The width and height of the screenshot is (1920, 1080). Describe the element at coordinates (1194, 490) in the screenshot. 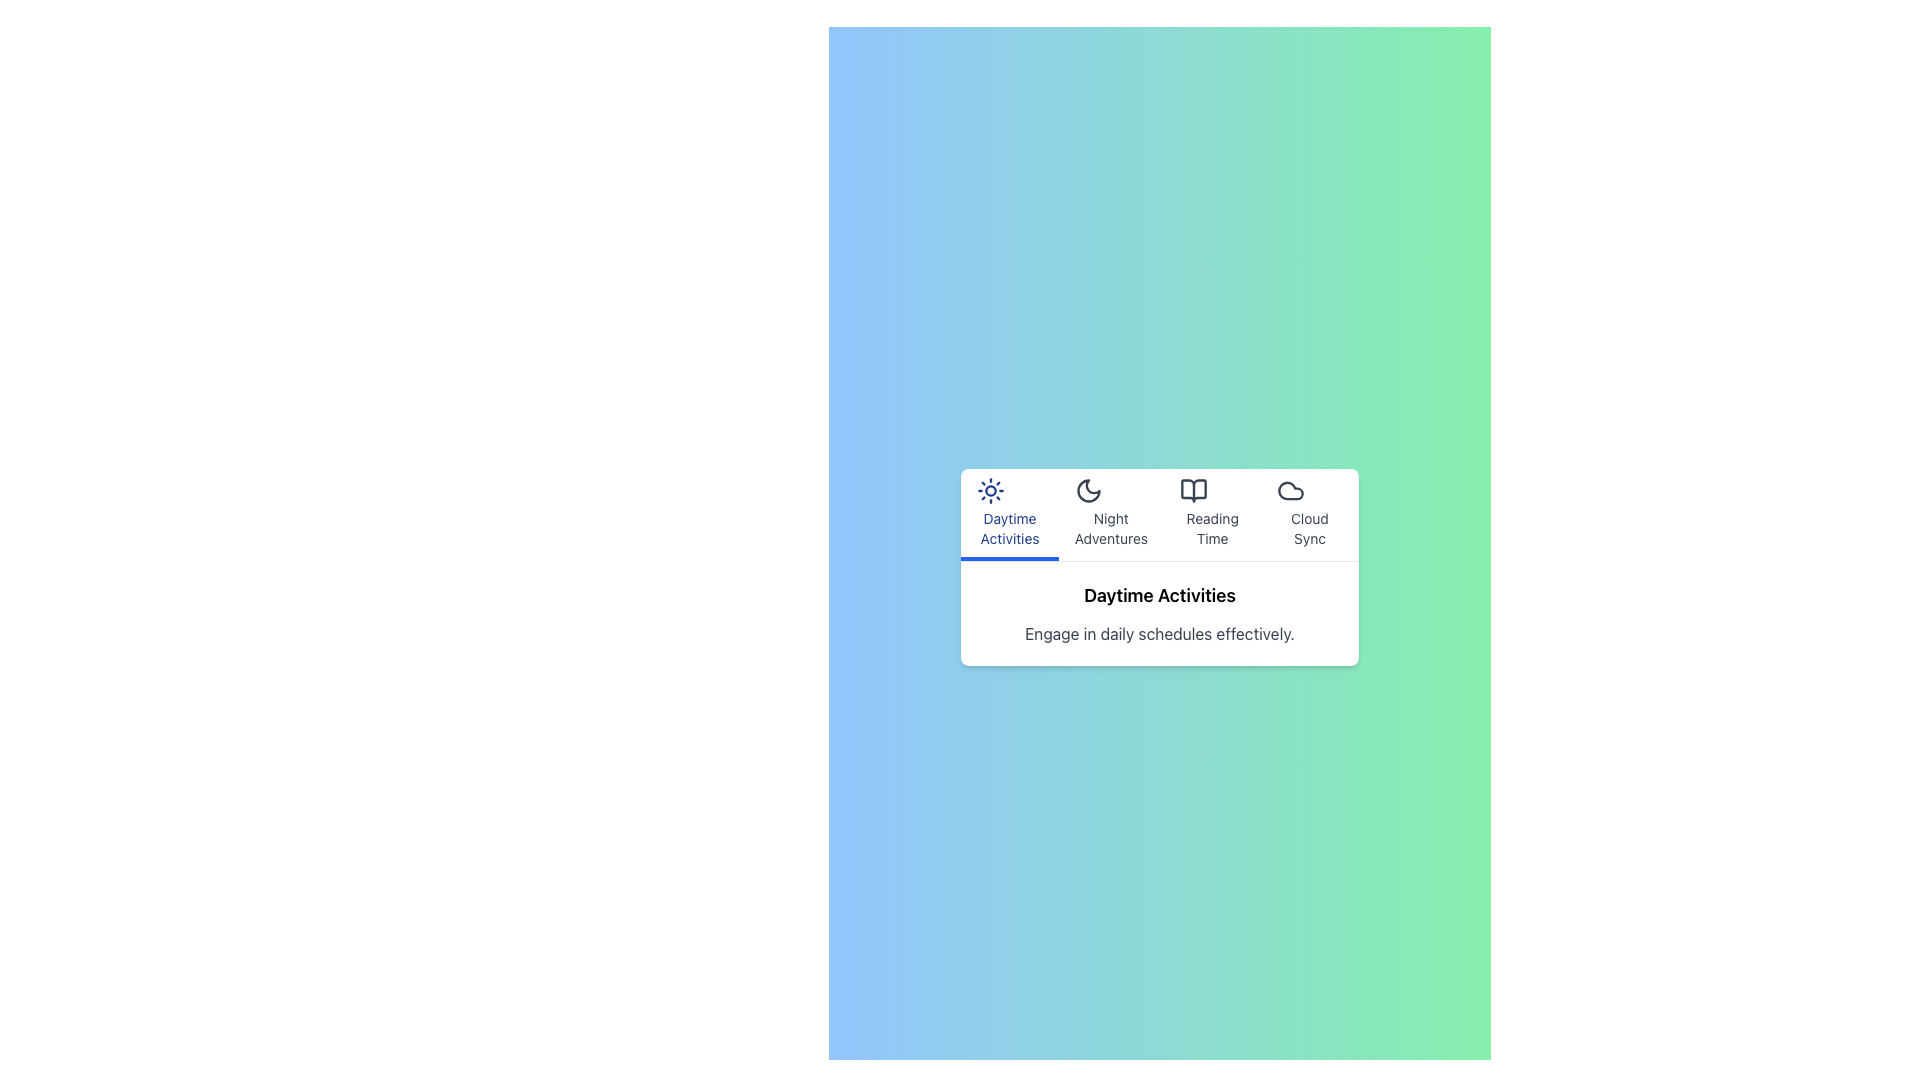

I see `the 'Reading Time' icon, which is the third icon from the left in the horizontal tab-like menu` at that location.